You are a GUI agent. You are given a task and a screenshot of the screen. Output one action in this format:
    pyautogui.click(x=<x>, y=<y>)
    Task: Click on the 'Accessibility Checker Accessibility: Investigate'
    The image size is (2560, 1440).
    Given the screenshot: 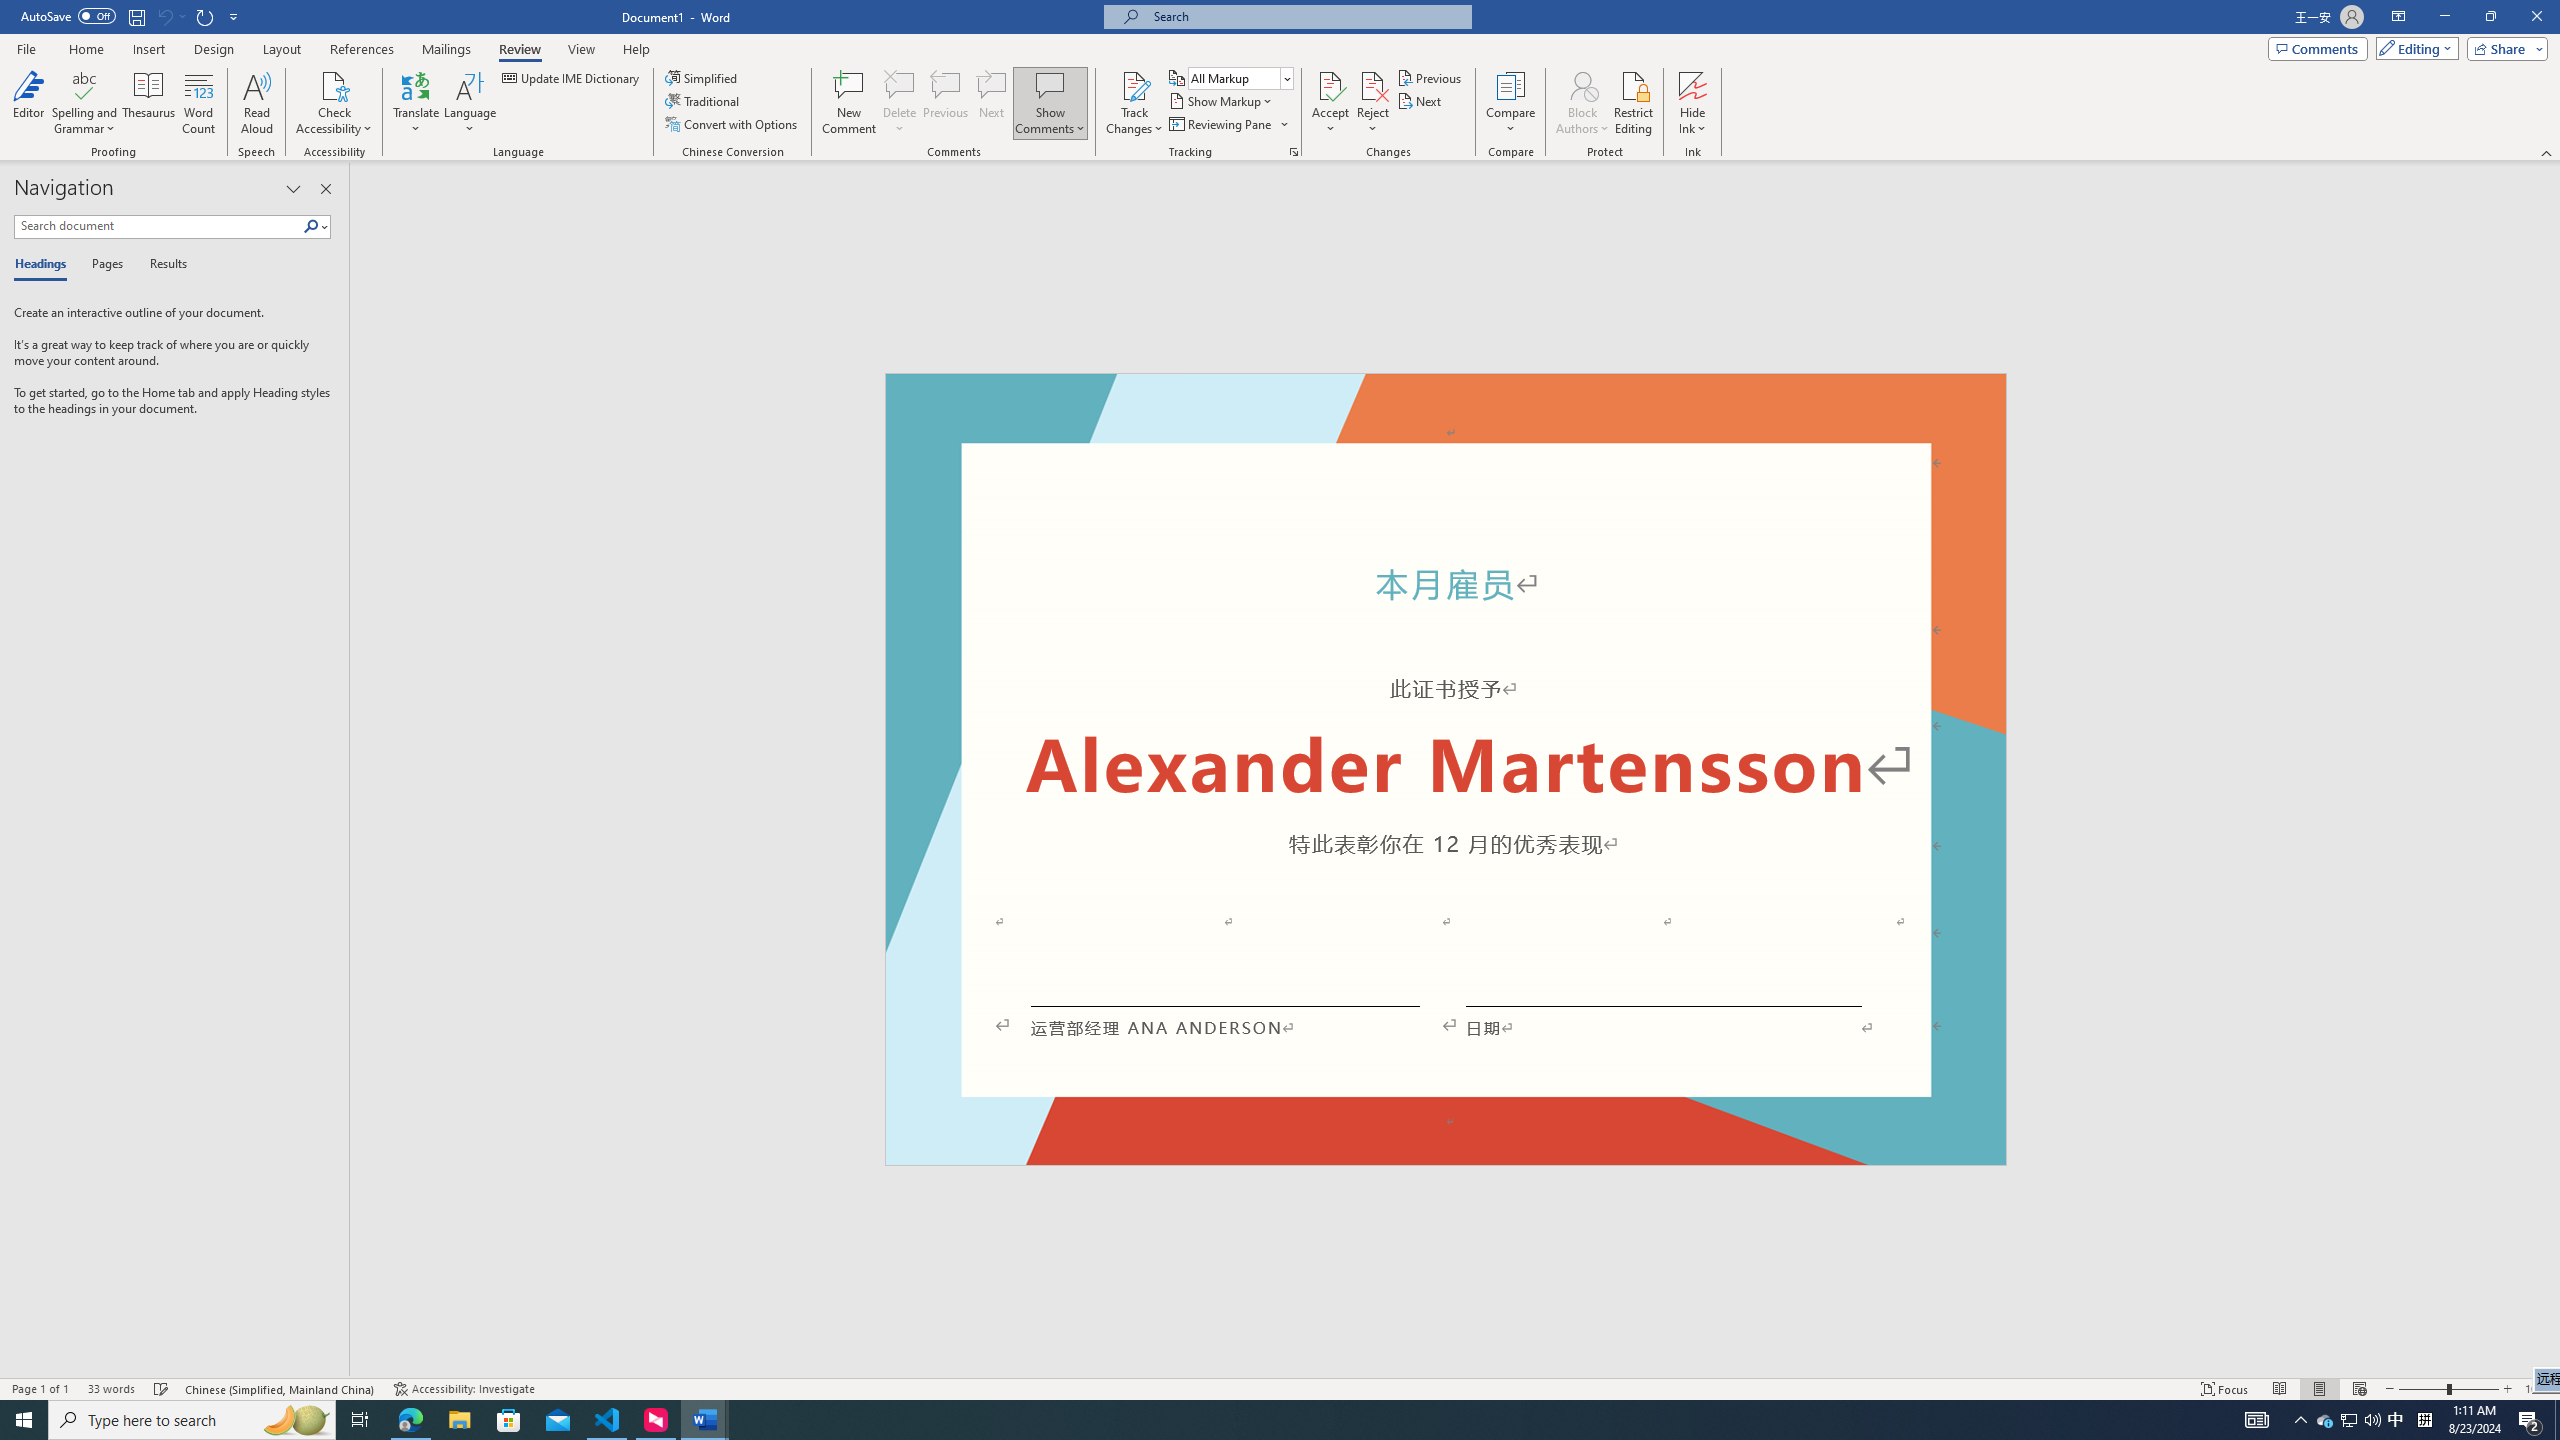 What is the action you would take?
    pyautogui.click(x=464, y=1389)
    